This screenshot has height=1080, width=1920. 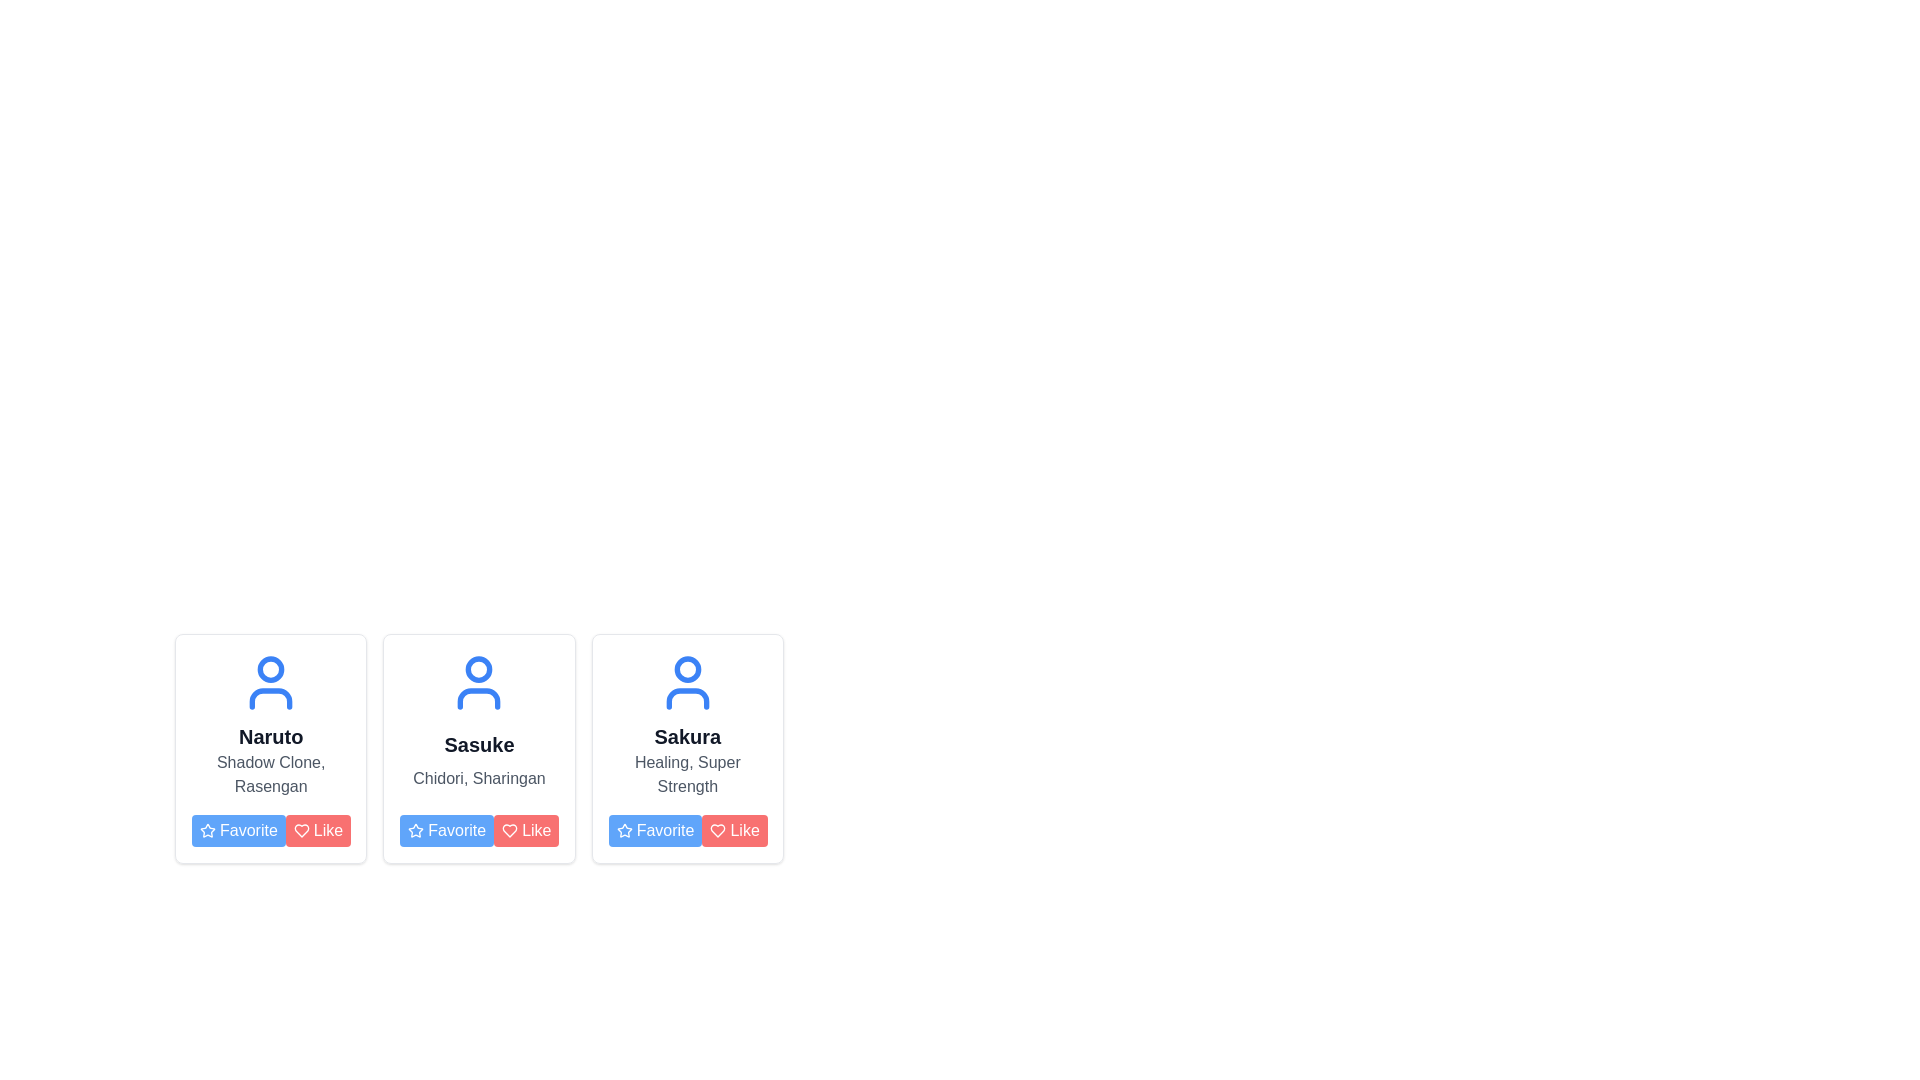 What do you see at coordinates (623, 830) in the screenshot?
I see `the 'Favorite' icon within the button component located in the third card representing the character 'Sakura'` at bounding box center [623, 830].